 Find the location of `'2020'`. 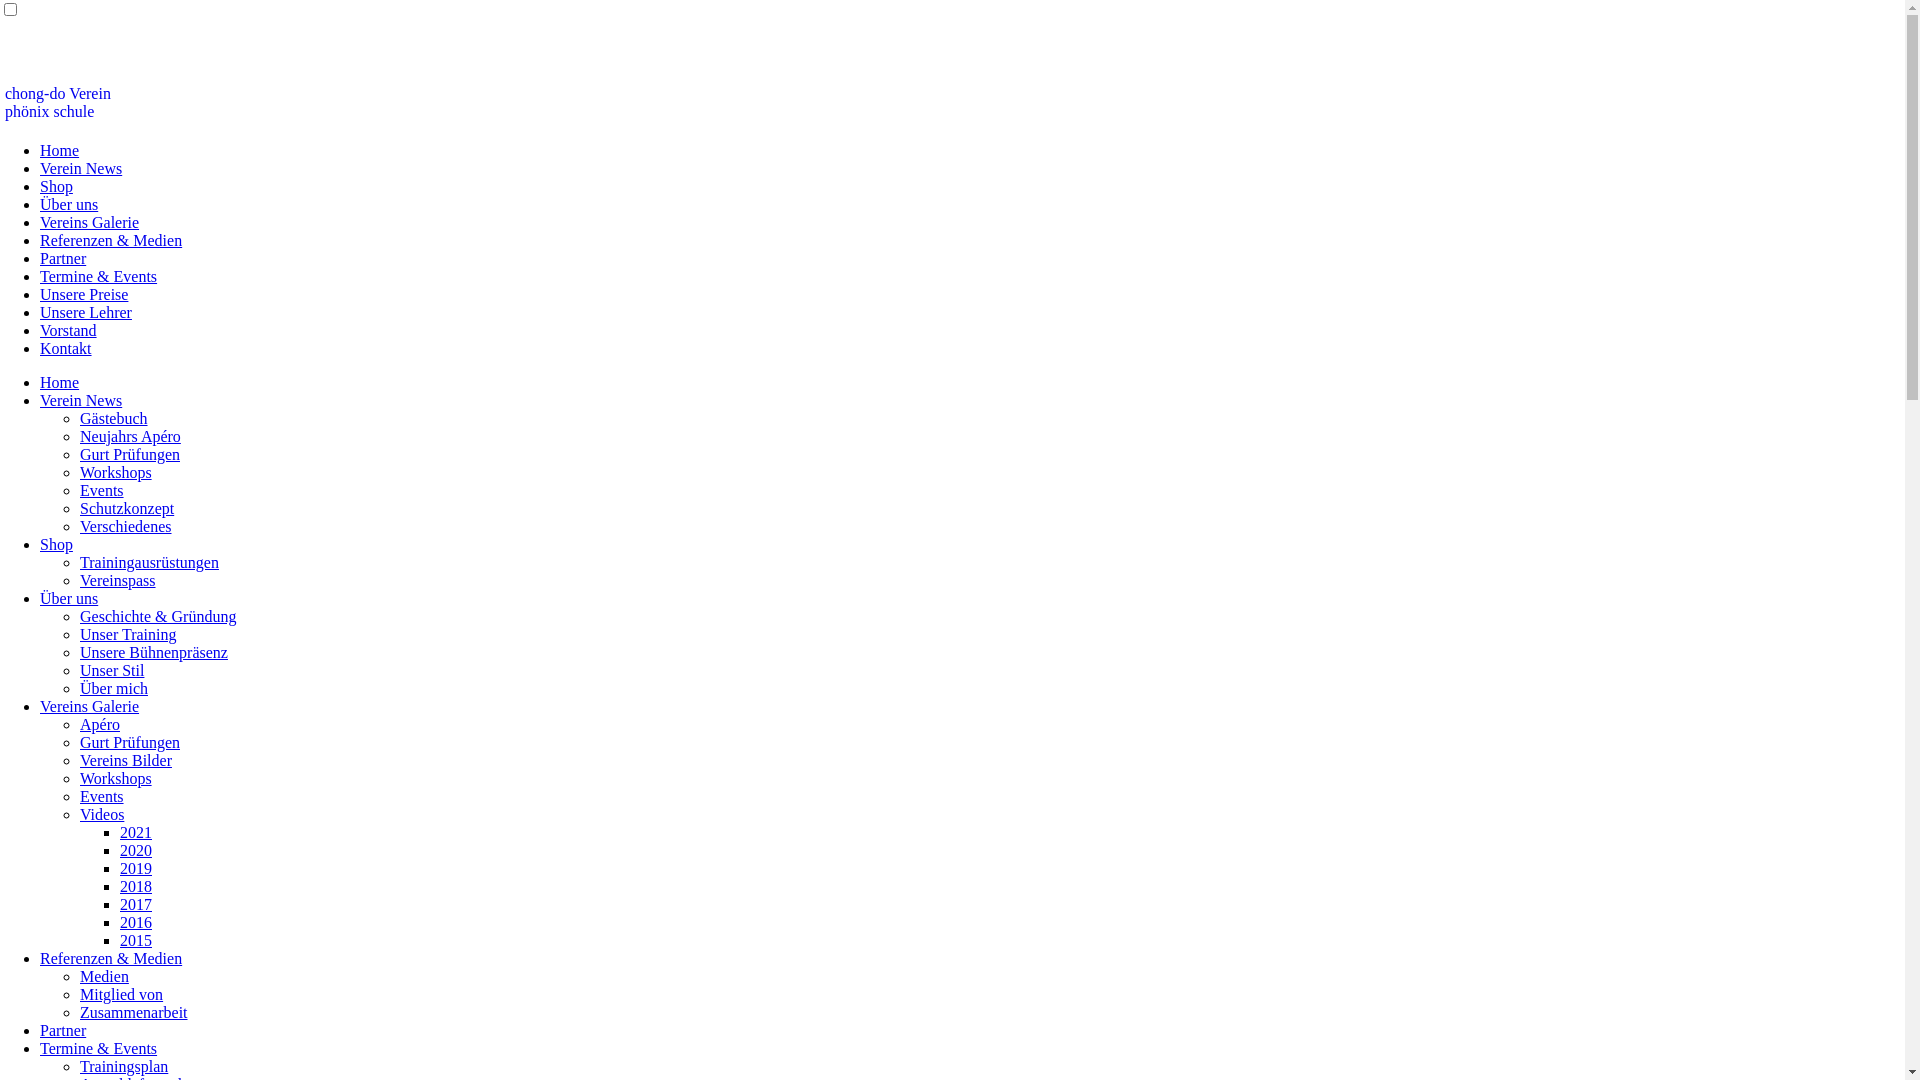

'2020' is located at coordinates (134, 850).